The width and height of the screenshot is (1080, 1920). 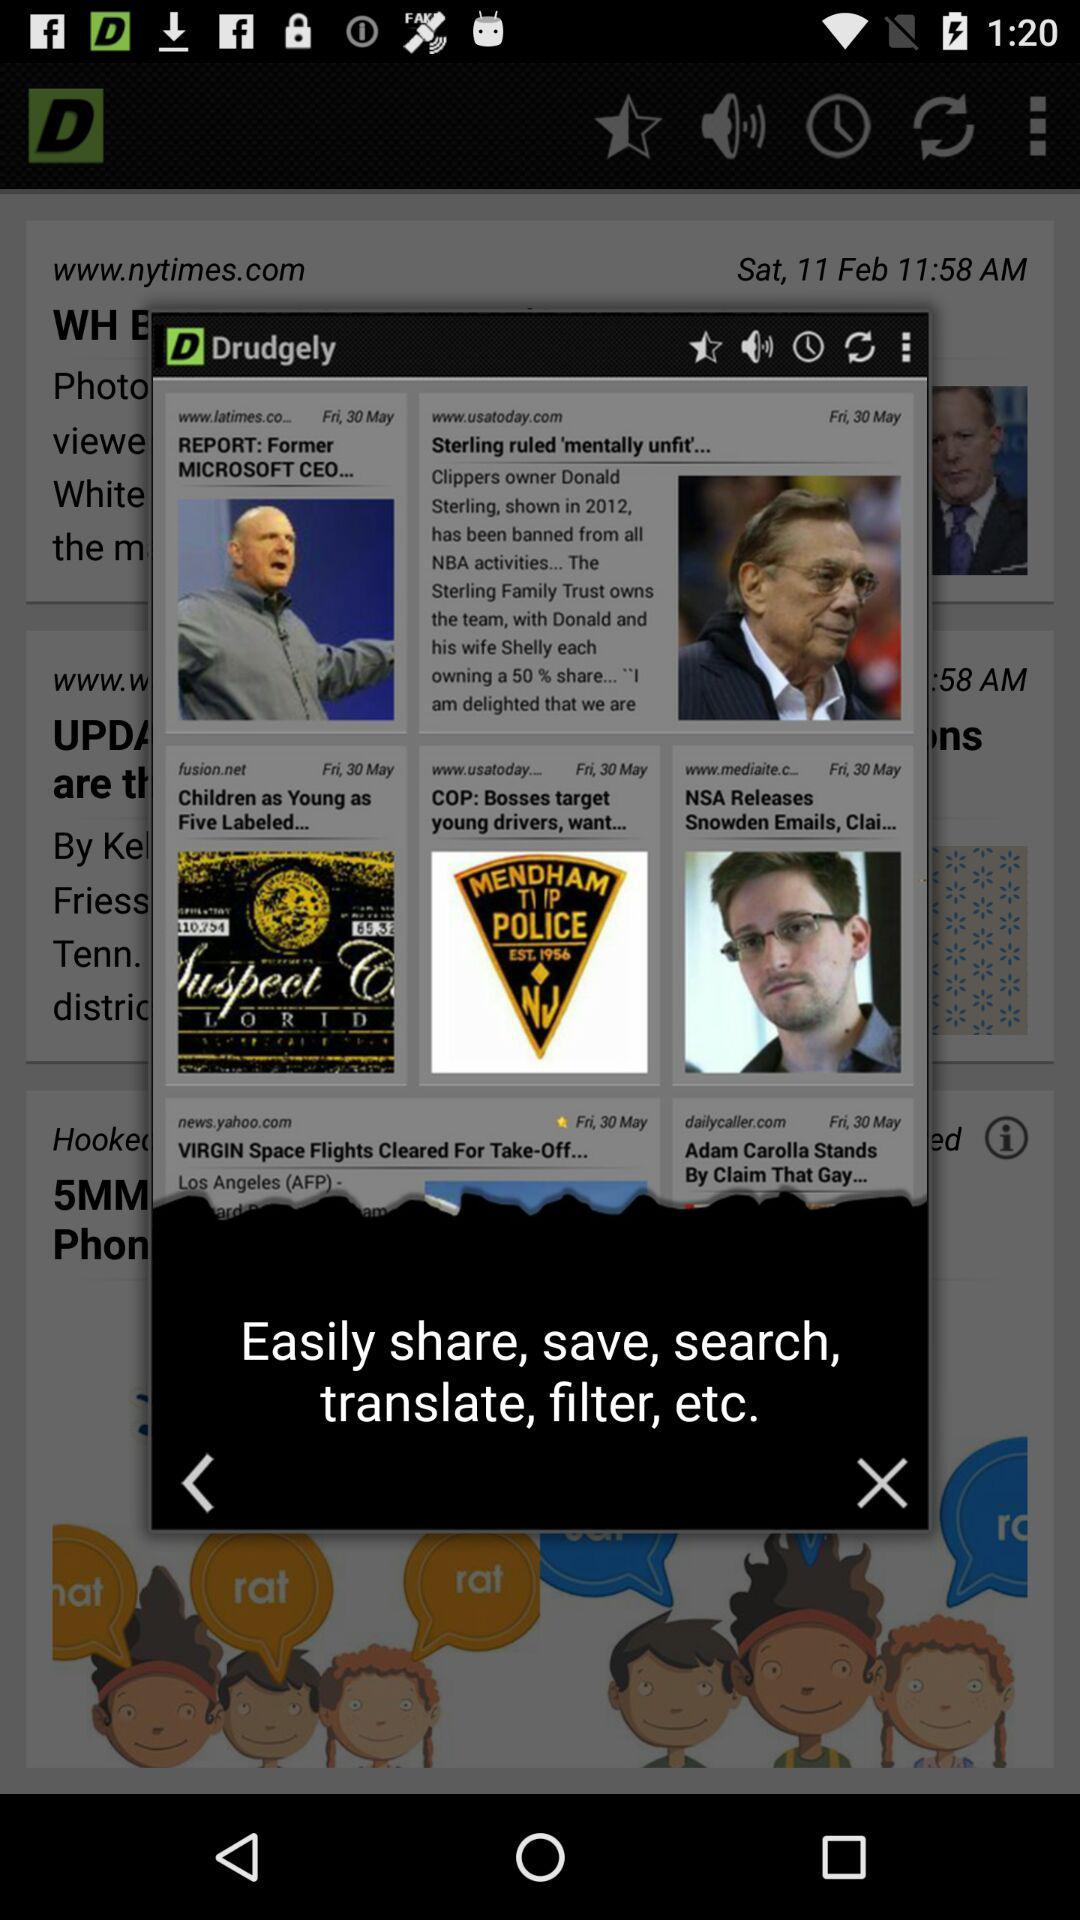 What do you see at coordinates (197, 1483) in the screenshot?
I see `icon at the bottom left corner` at bounding box center [197, 1483].